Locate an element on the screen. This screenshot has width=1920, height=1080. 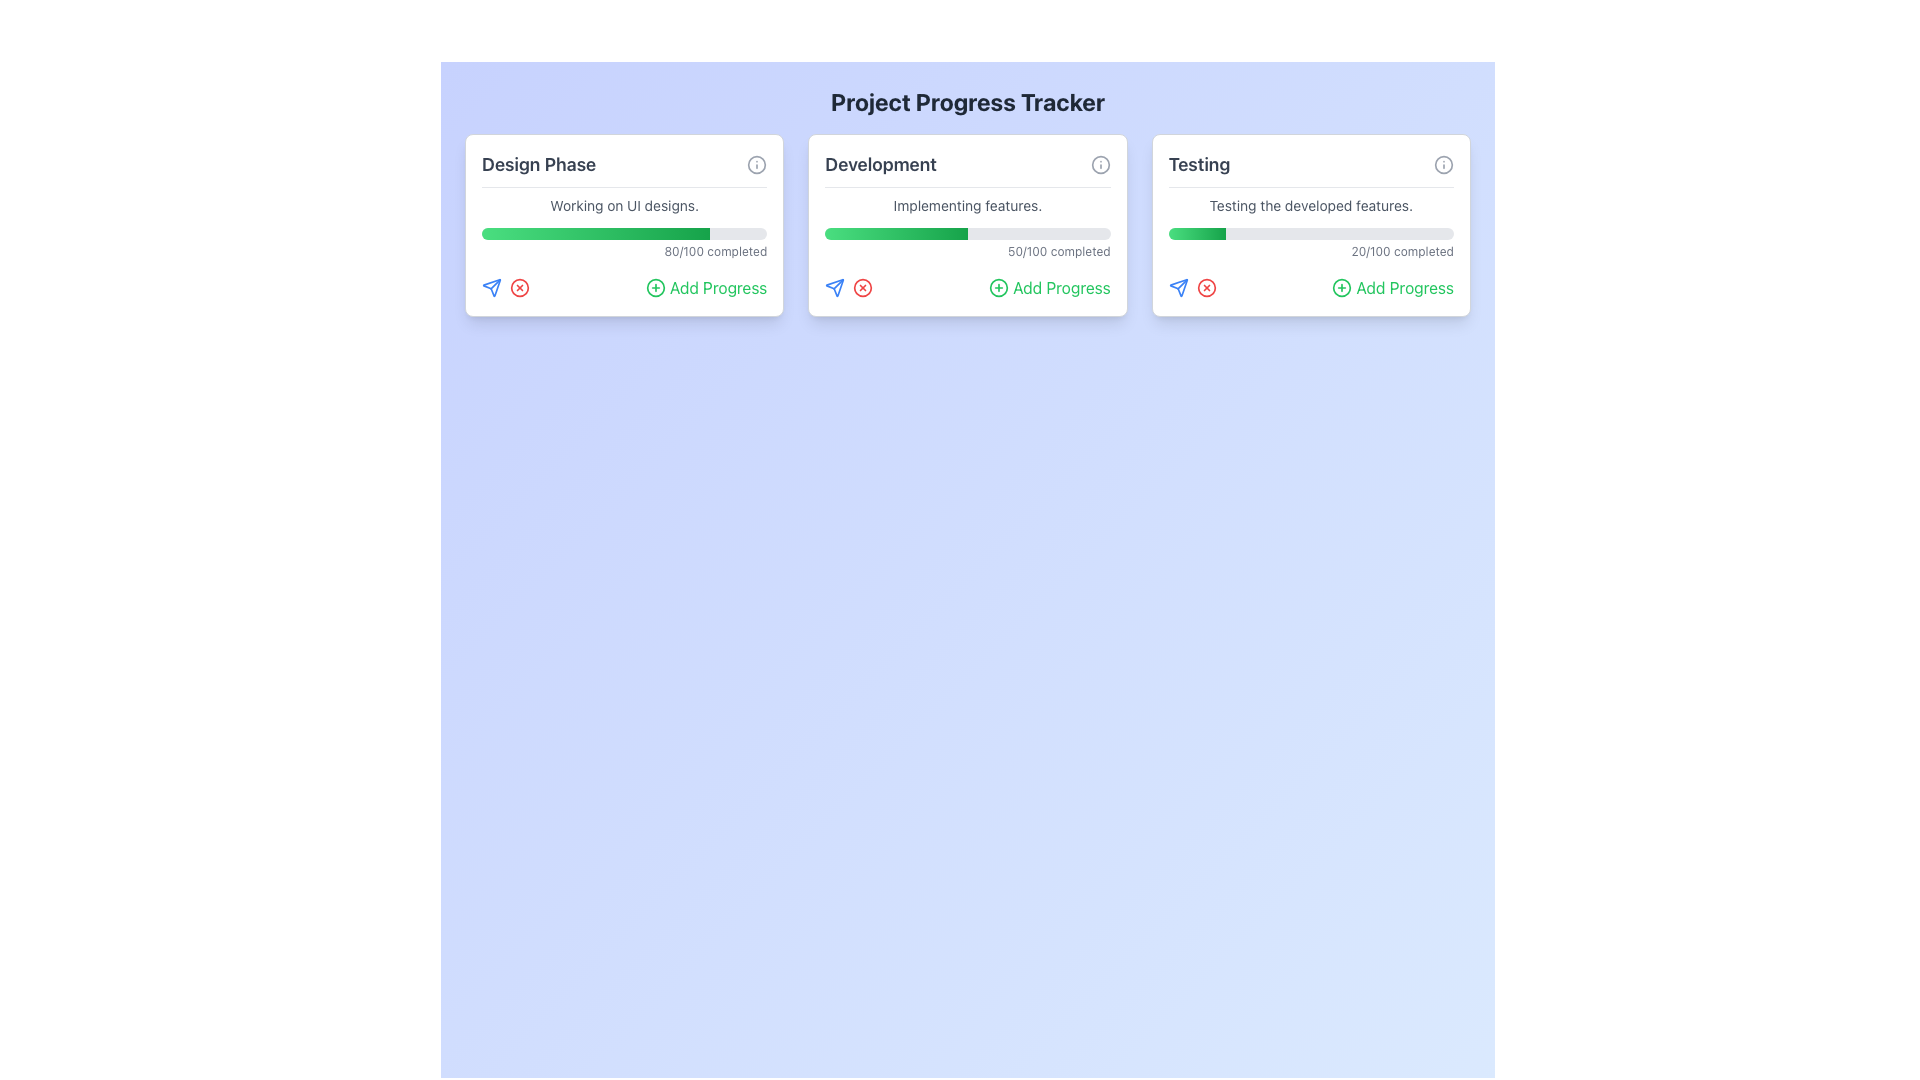
the progress value is located at coordinates (1182, 233).